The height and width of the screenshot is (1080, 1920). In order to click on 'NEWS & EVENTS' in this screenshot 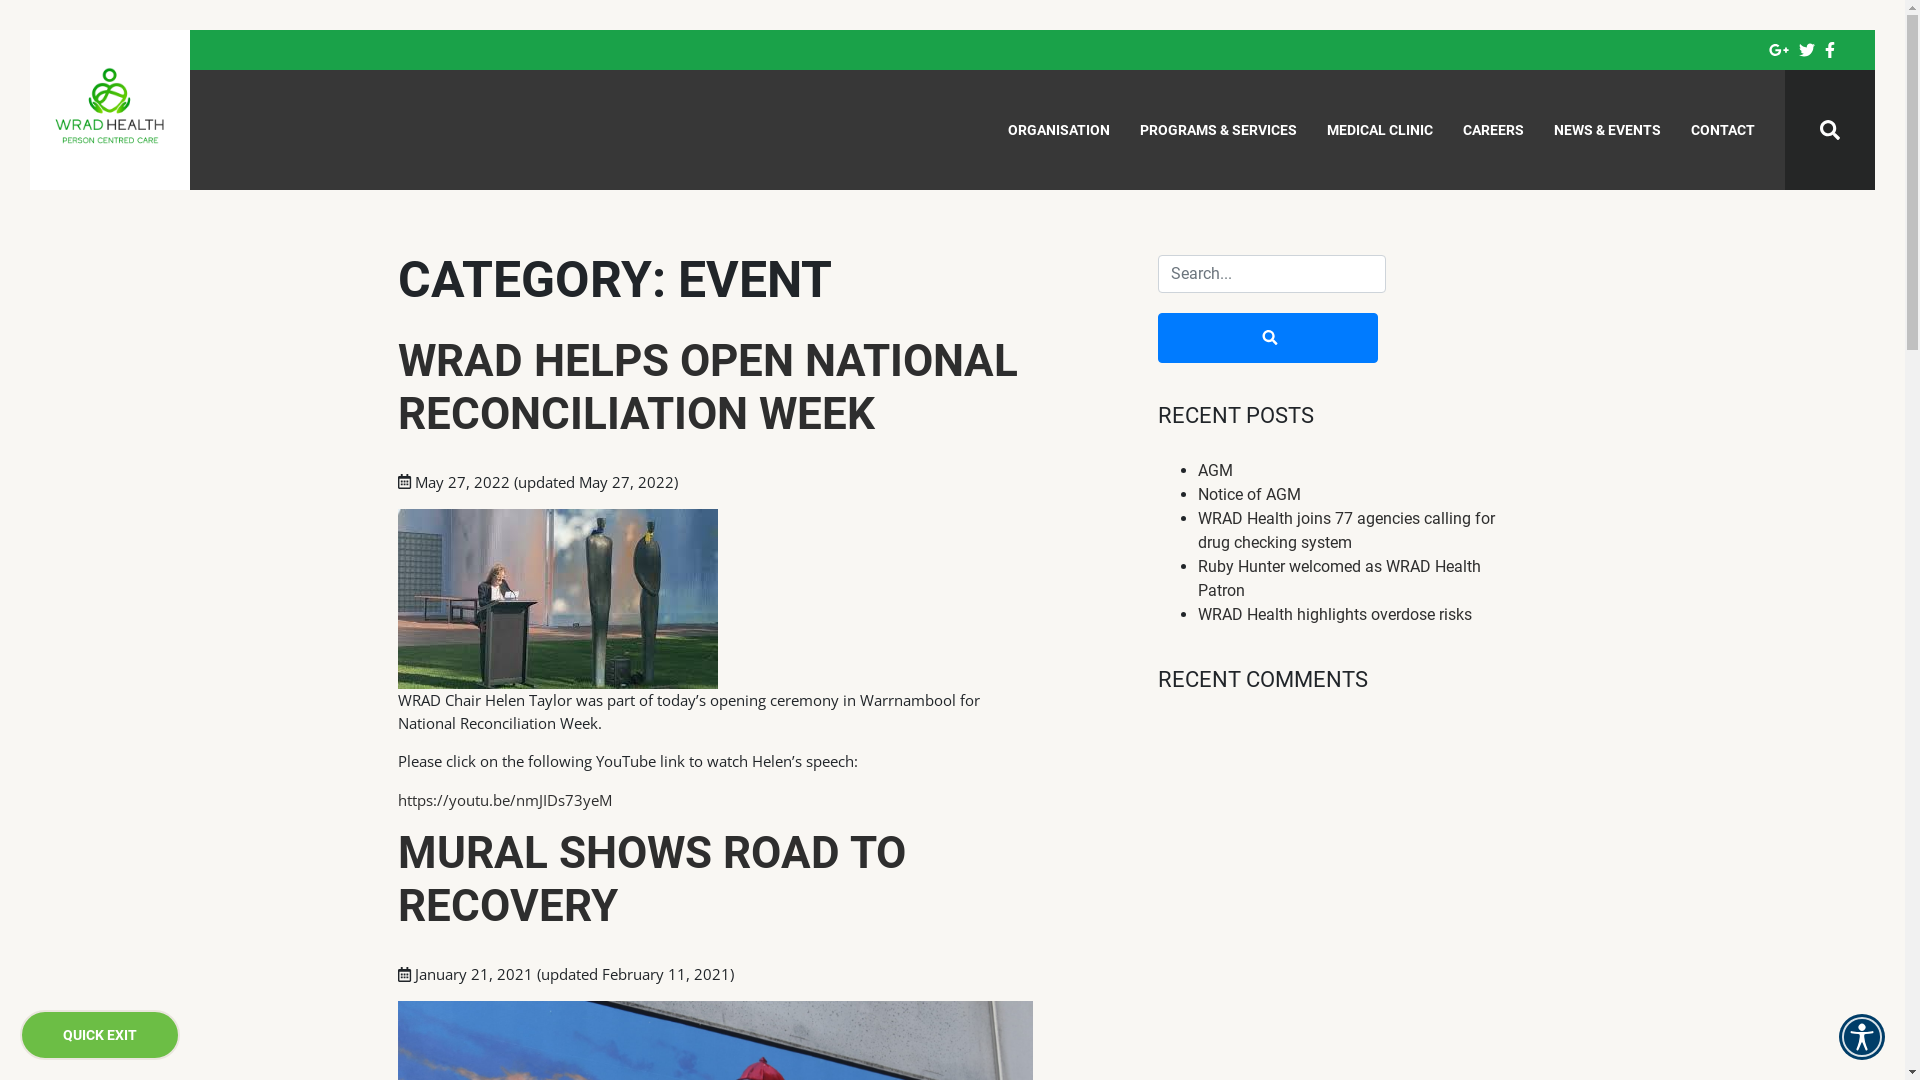, I will do `click(1538, 130)`.